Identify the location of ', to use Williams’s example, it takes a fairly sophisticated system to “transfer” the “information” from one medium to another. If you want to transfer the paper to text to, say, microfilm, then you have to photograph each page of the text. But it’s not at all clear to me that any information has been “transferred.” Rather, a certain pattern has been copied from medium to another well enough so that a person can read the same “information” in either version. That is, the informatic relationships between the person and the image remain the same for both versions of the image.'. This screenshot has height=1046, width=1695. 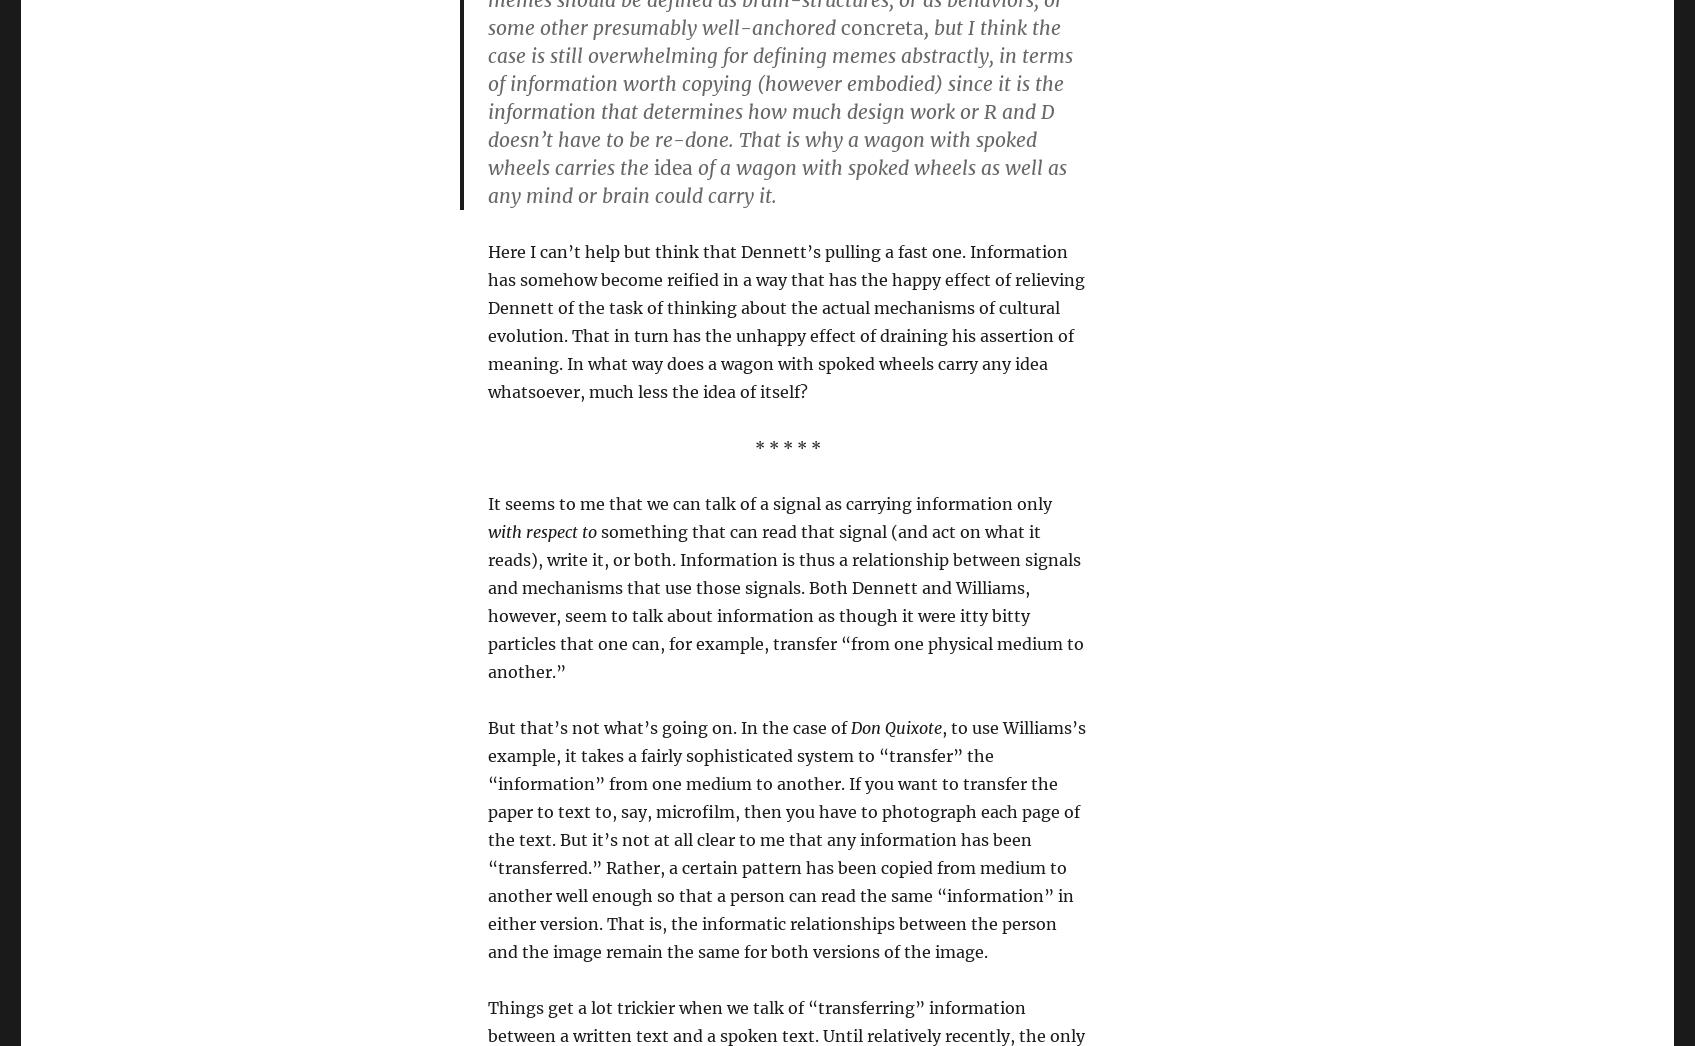
(785, 839).